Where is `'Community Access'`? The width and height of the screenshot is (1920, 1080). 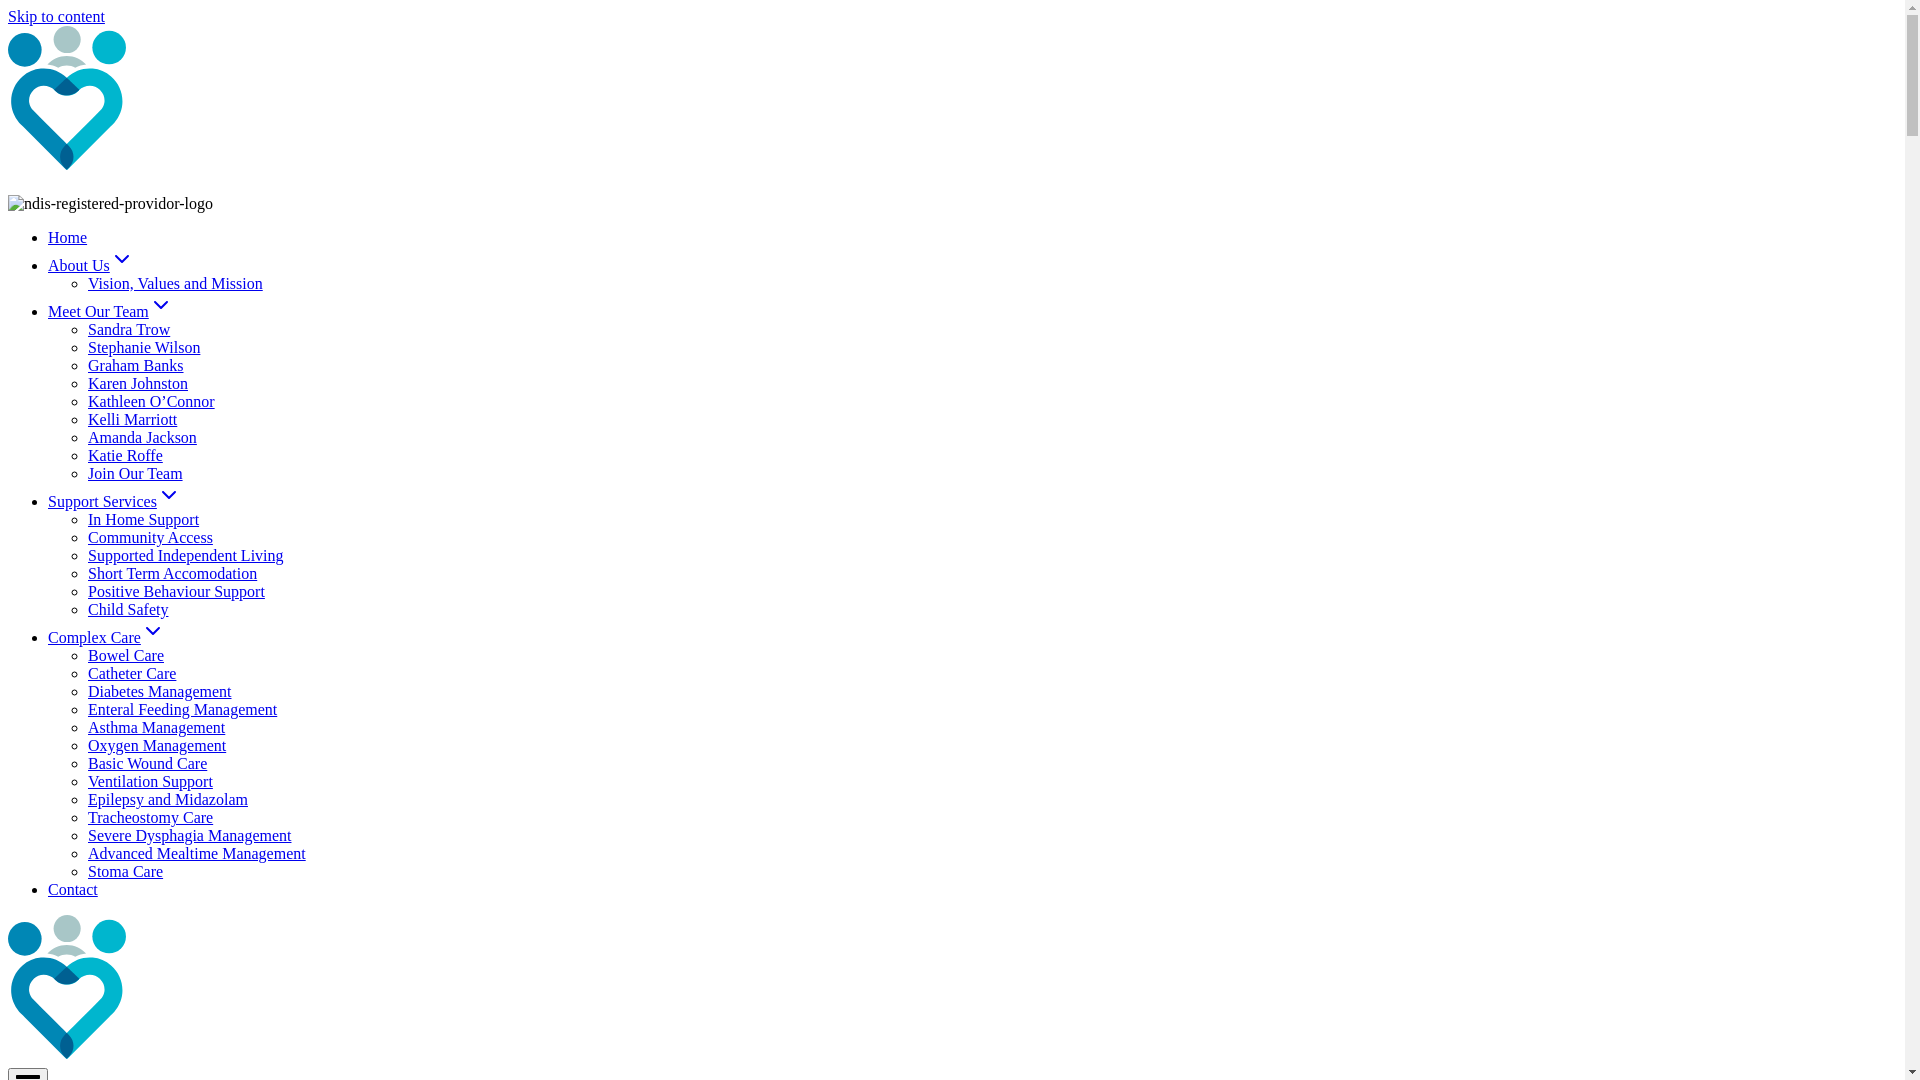 'Community Access' is located at coordinates (86, 536).